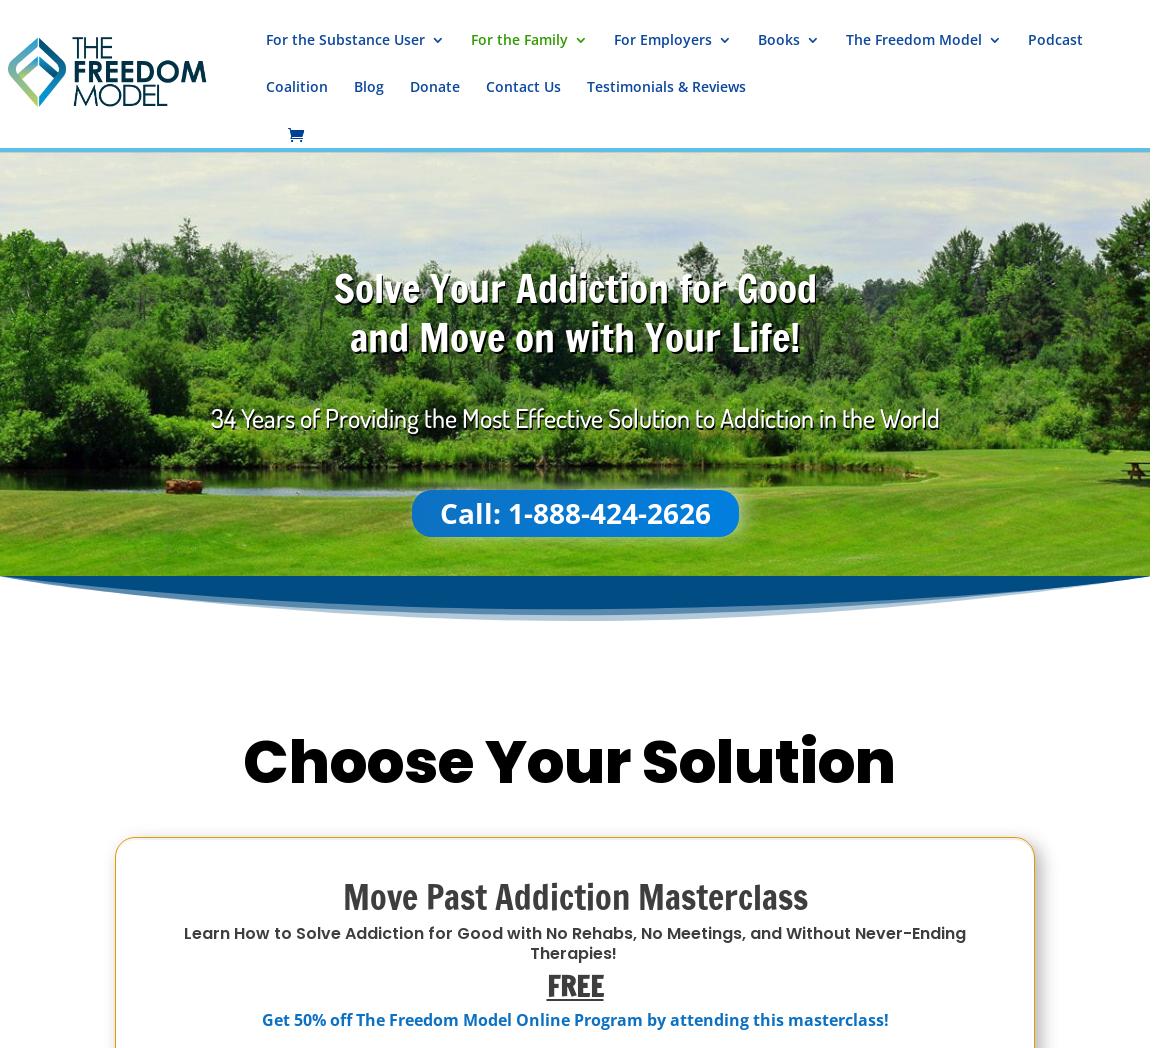 The width and height of the screenshot is (1166, 1048). What do you see at coordinates (708, 389) in the screenshot?
I see `'The Clean Slate'` at bounding box center [708, 389].